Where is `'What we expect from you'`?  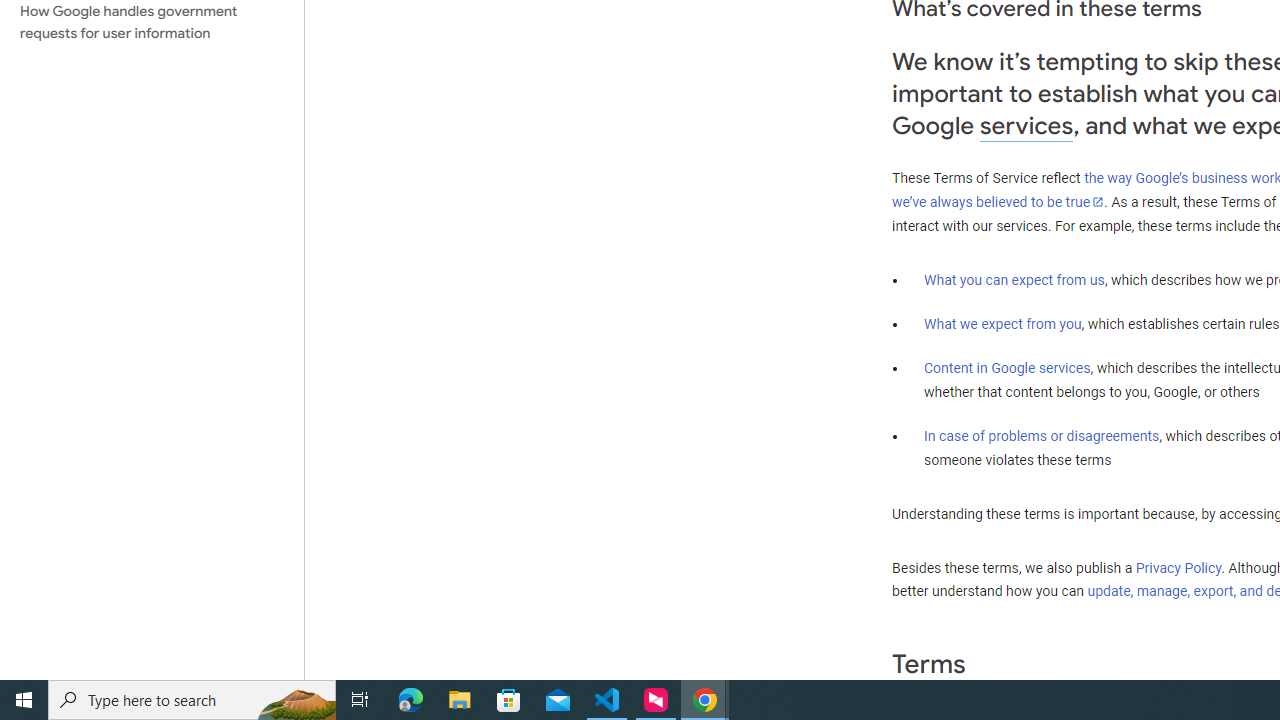 'What we expect from you' is located at coordinates (1002, 323).